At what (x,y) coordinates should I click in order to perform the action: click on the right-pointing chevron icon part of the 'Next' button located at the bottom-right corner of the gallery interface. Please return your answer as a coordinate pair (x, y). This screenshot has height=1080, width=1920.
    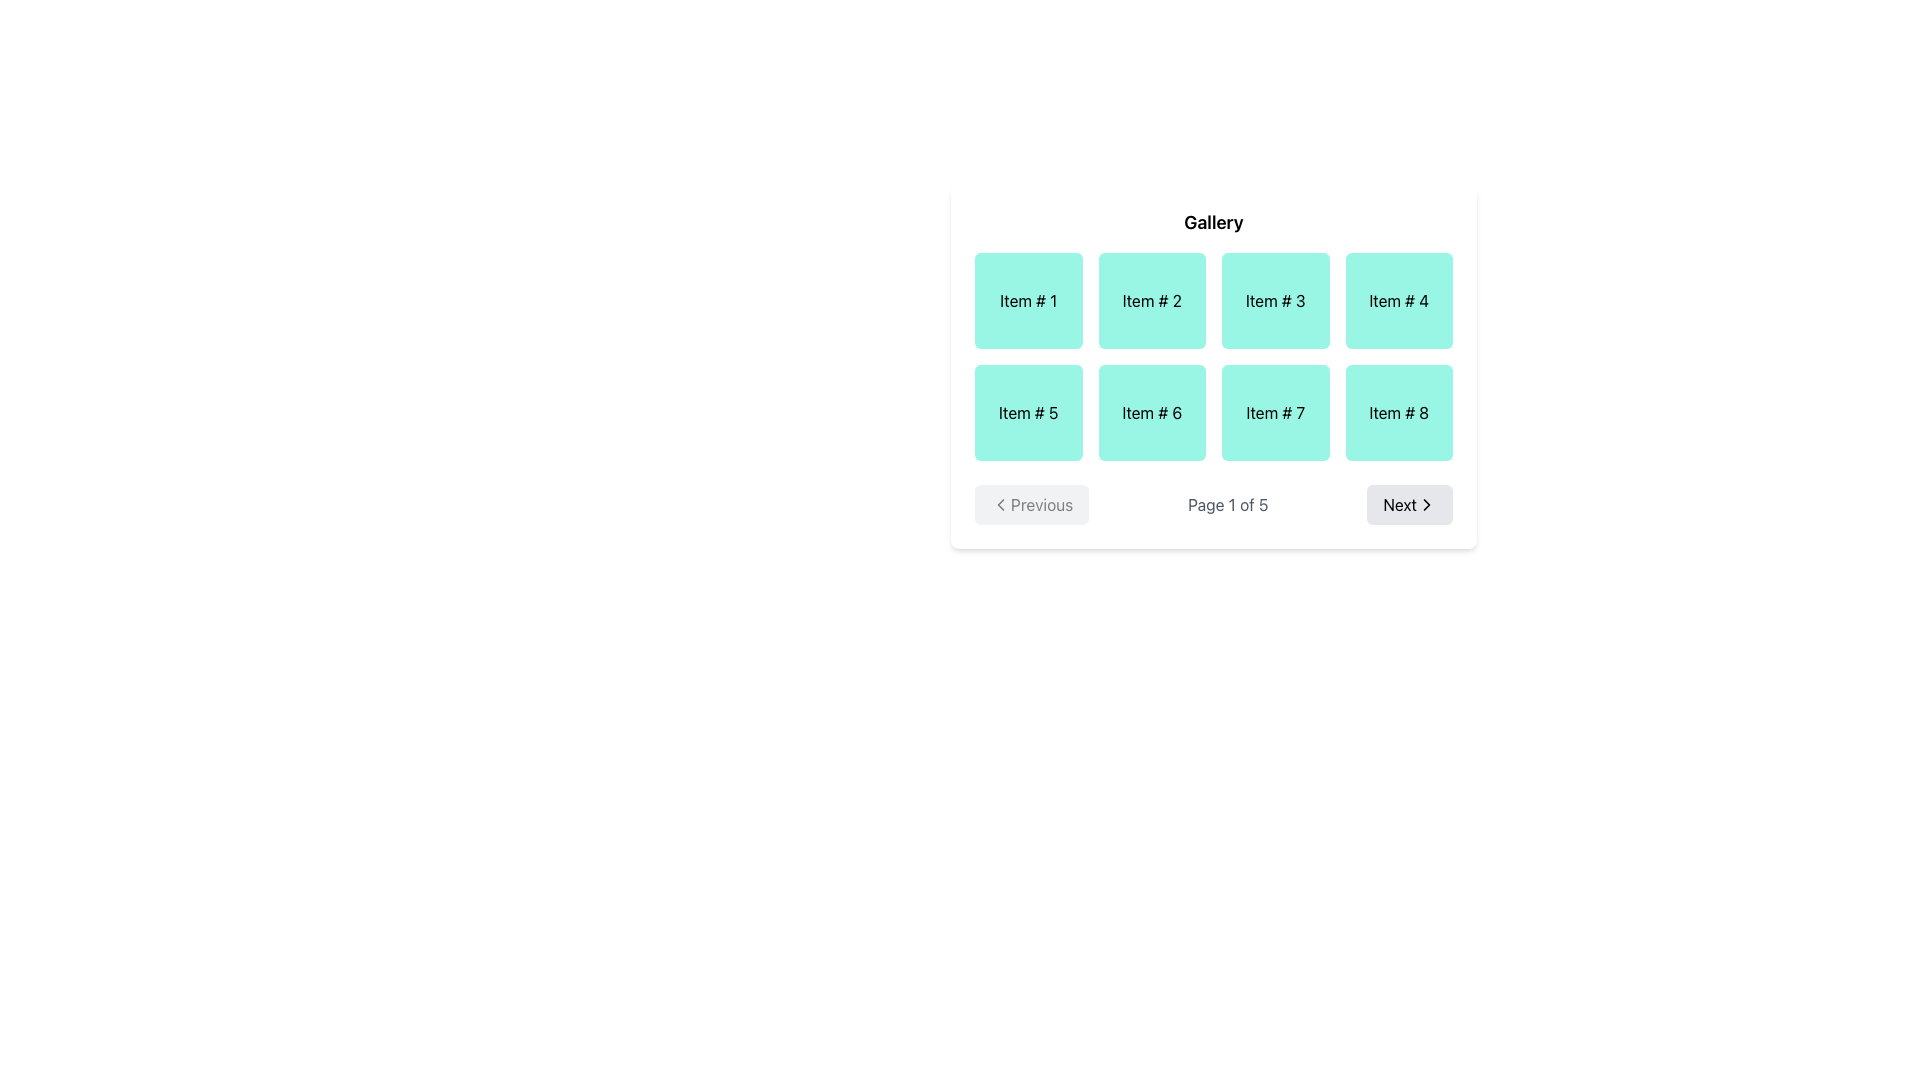
    Looking at the image, I should click on (1425, 504).